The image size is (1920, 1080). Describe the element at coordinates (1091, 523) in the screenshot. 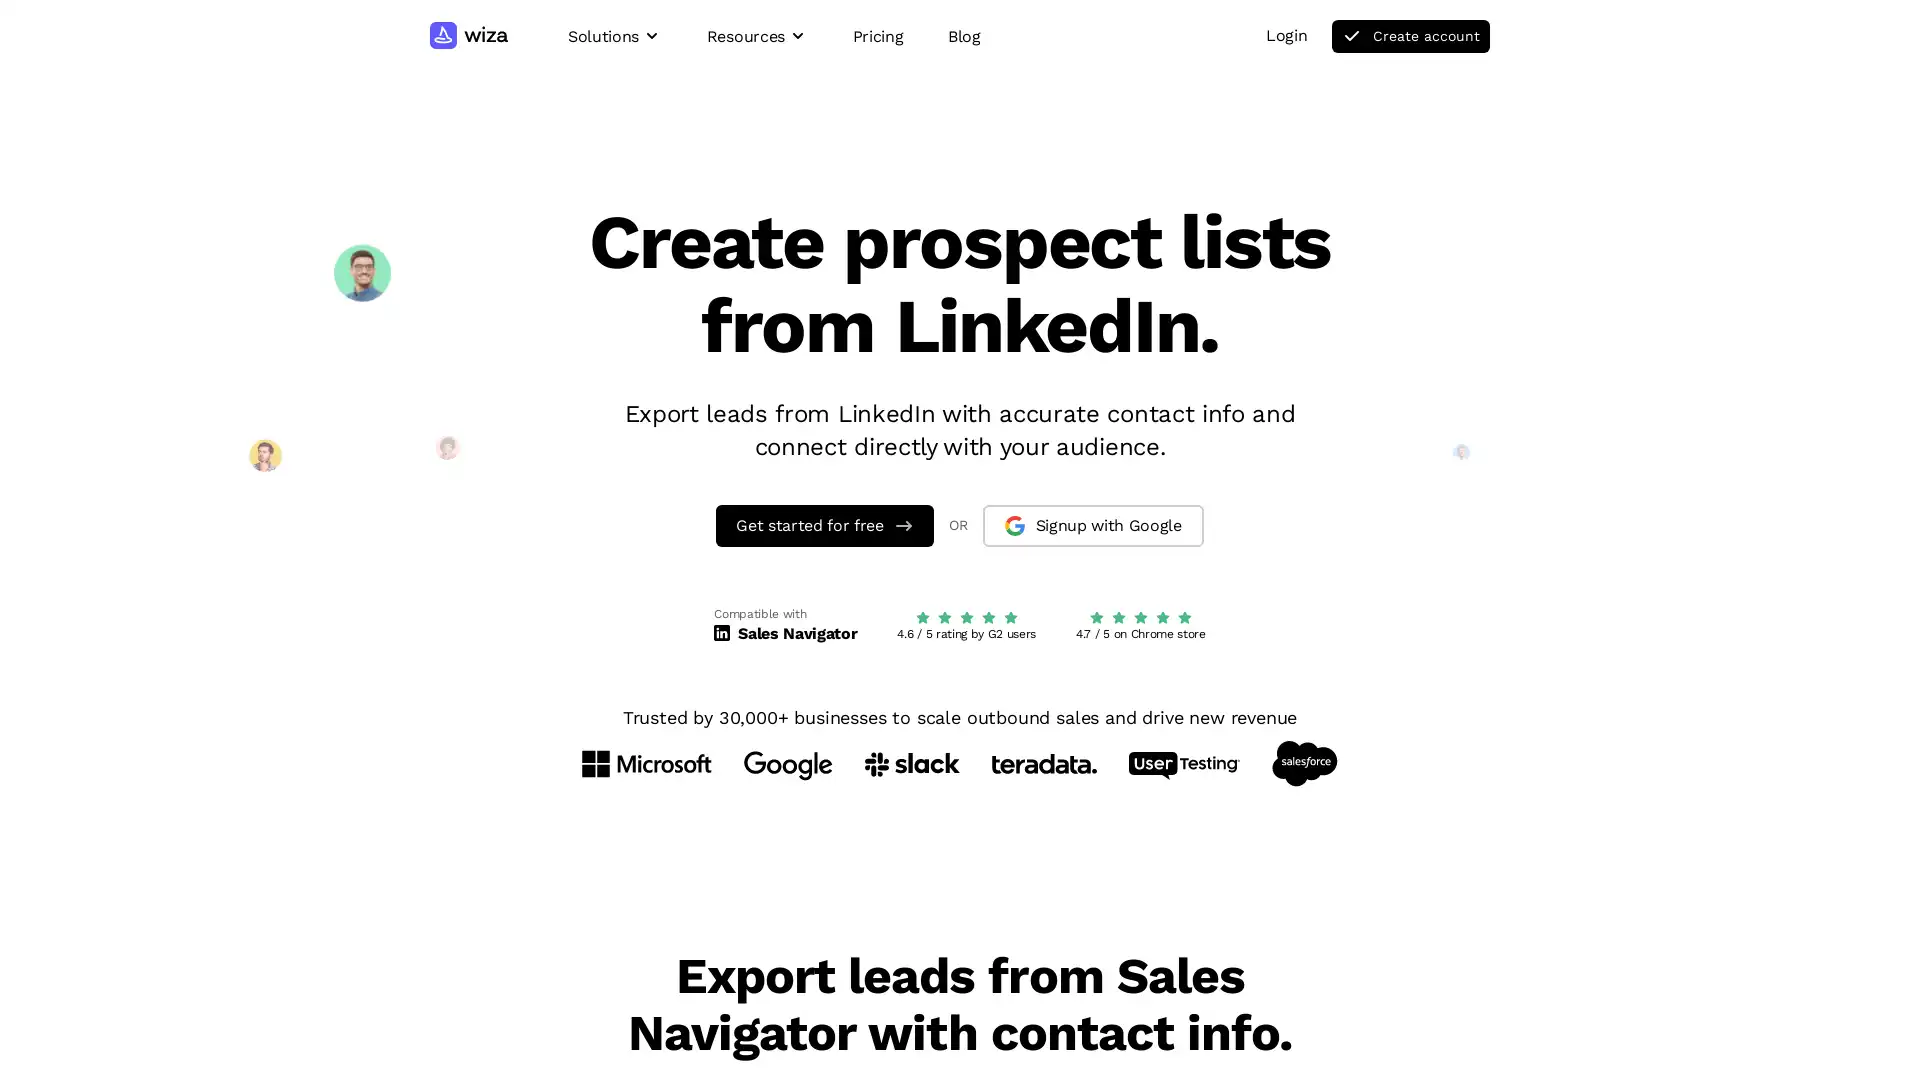

I see `Signup with Google` at that location.